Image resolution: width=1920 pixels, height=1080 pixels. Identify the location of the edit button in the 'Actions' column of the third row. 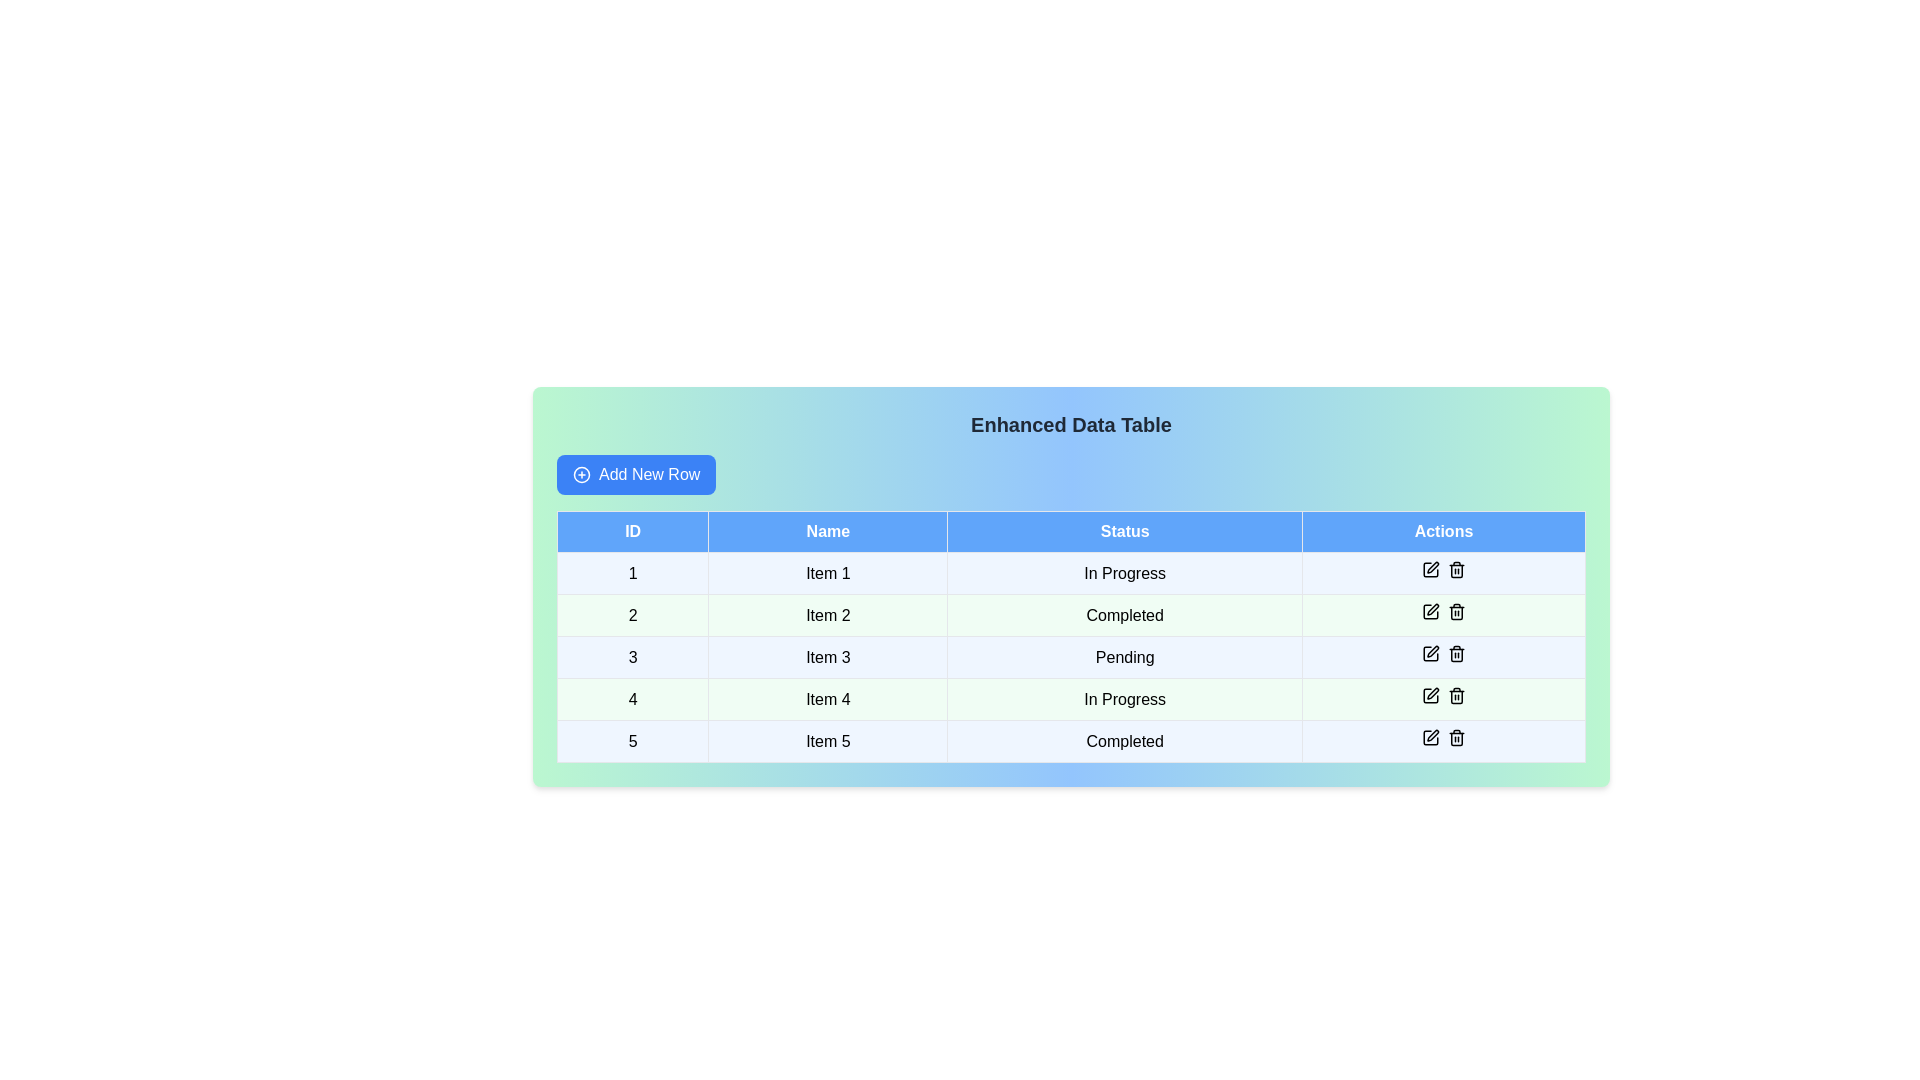
(1429, 654).